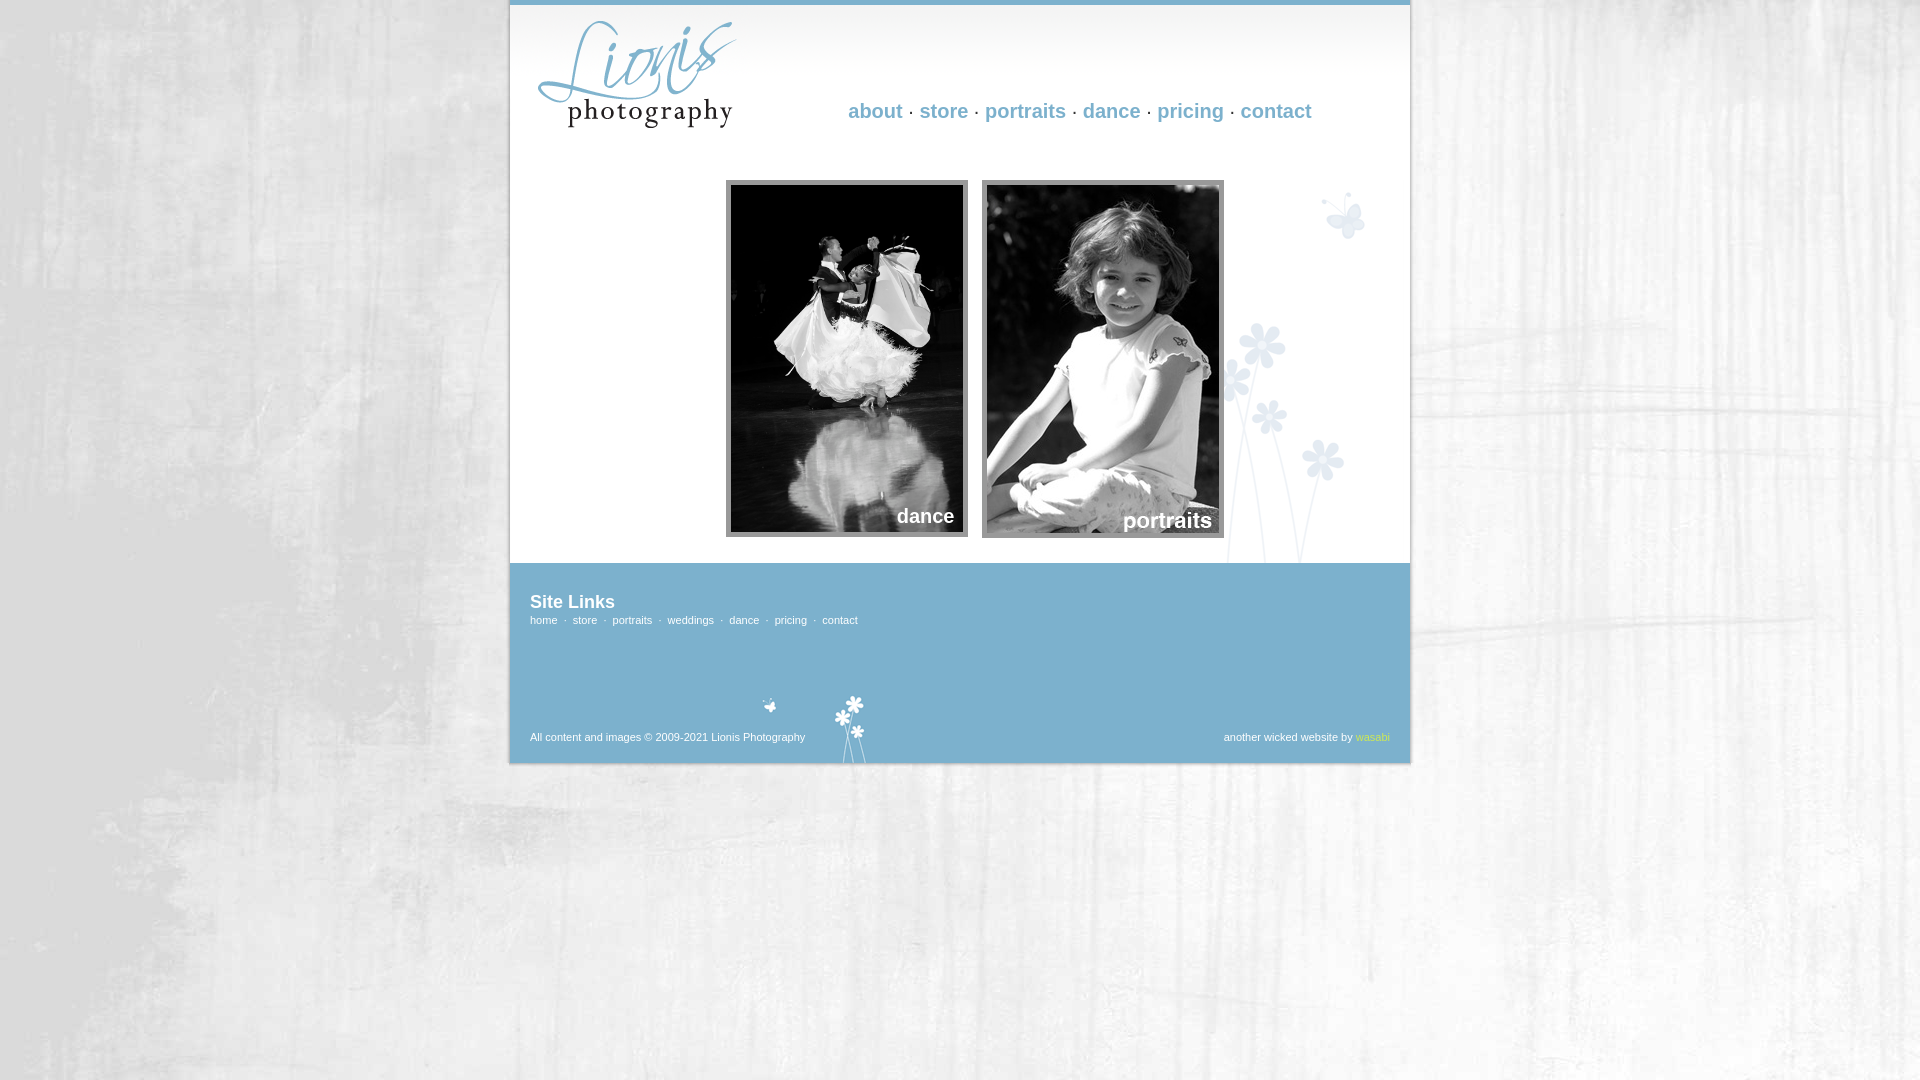 The height and width of the screenshot is (1080, 1920). I want to click on 'dance', so click(743, 619).